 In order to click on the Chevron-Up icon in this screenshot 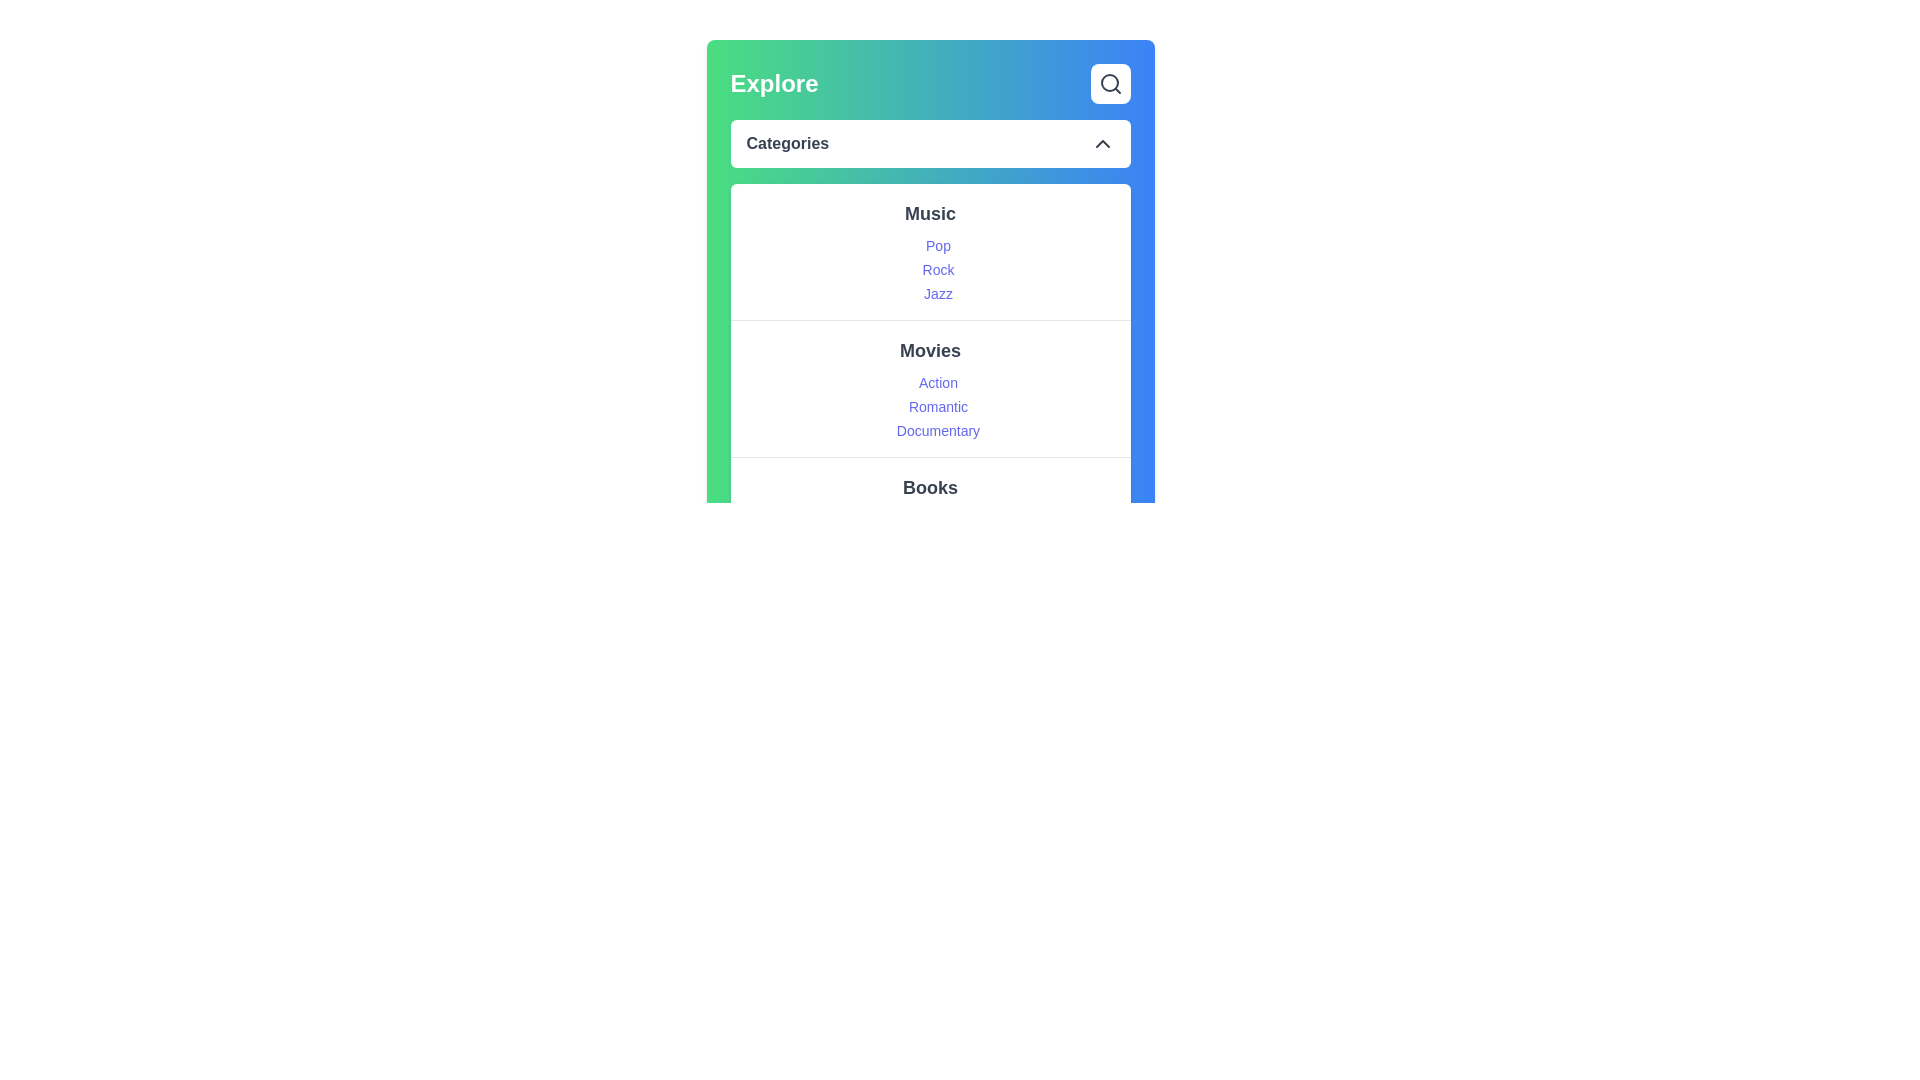, I will do `click(1101, 142)`.